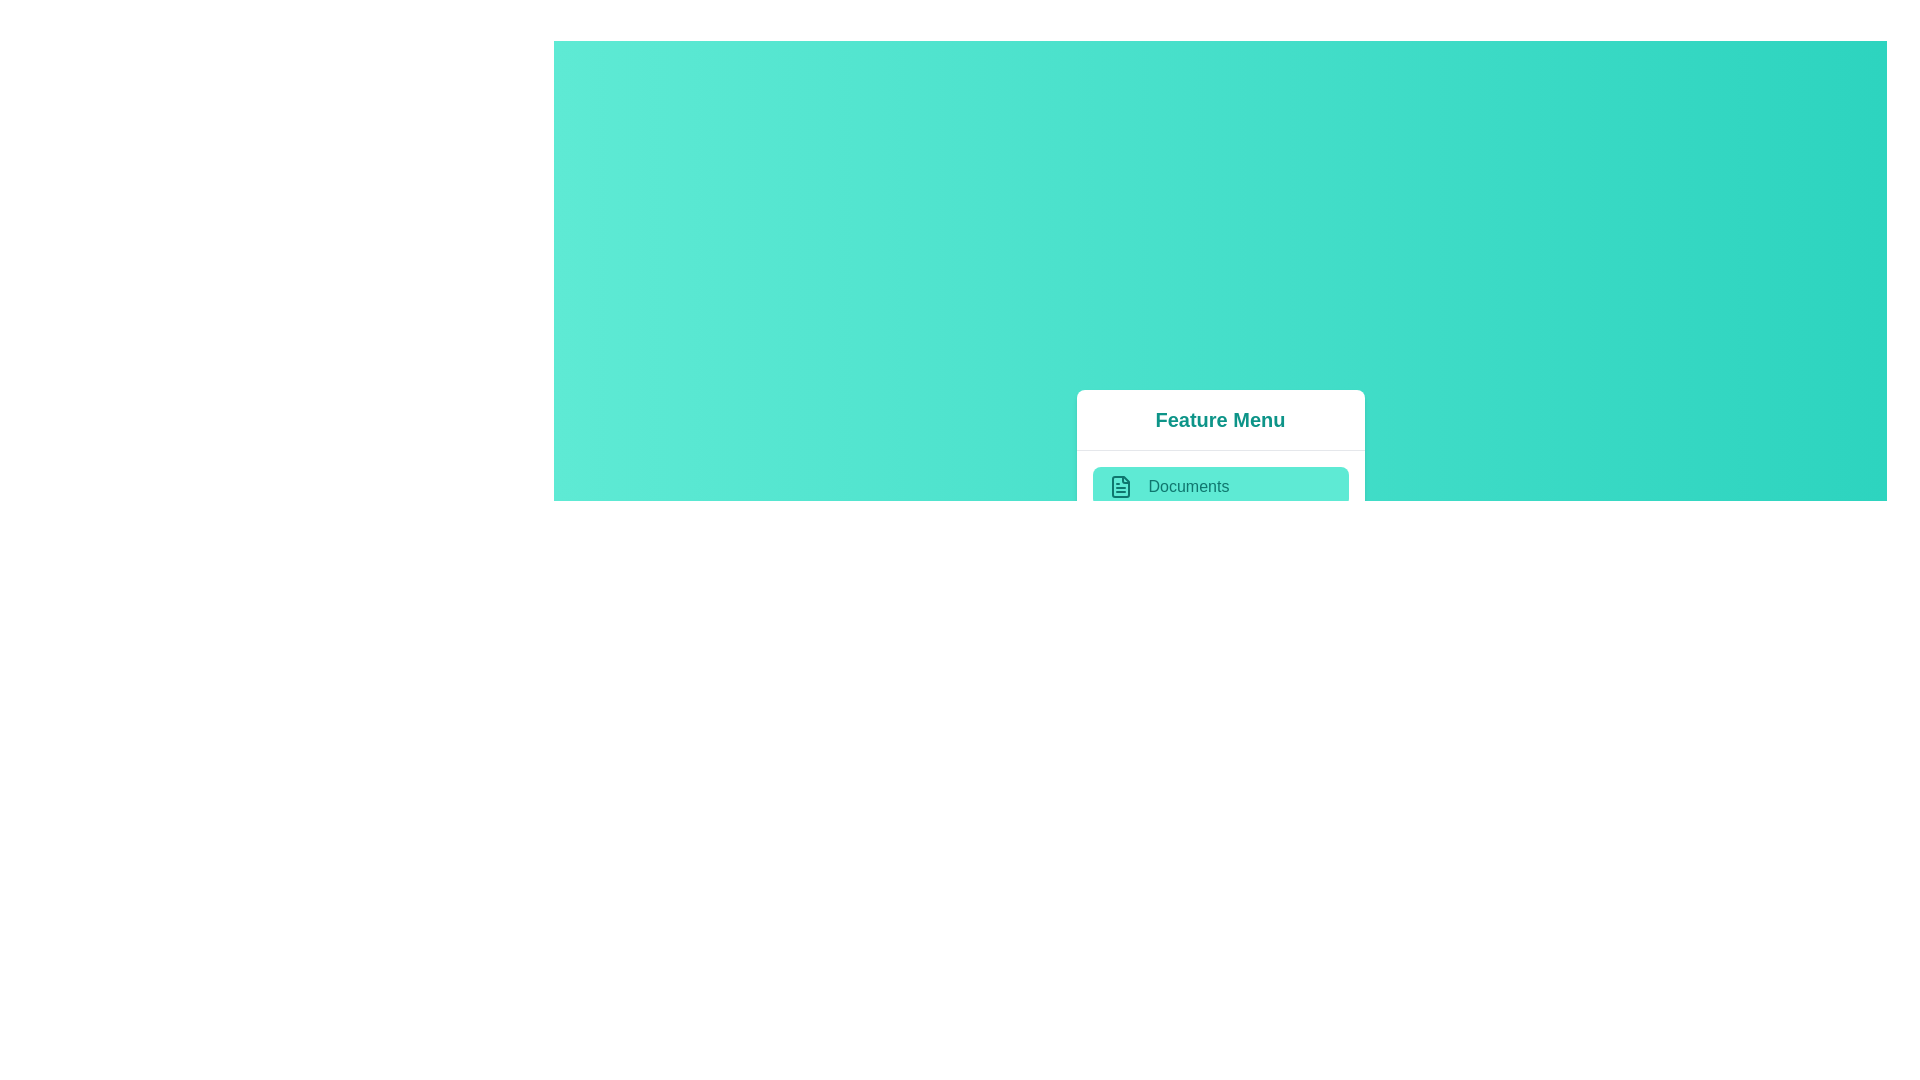 The width and height of the screenshot is (1920, 1080). Describe the element at coordinates (1219, 486) in the screenshot. I see `the first menu item under the 'Feature Menu' heading` at that location.